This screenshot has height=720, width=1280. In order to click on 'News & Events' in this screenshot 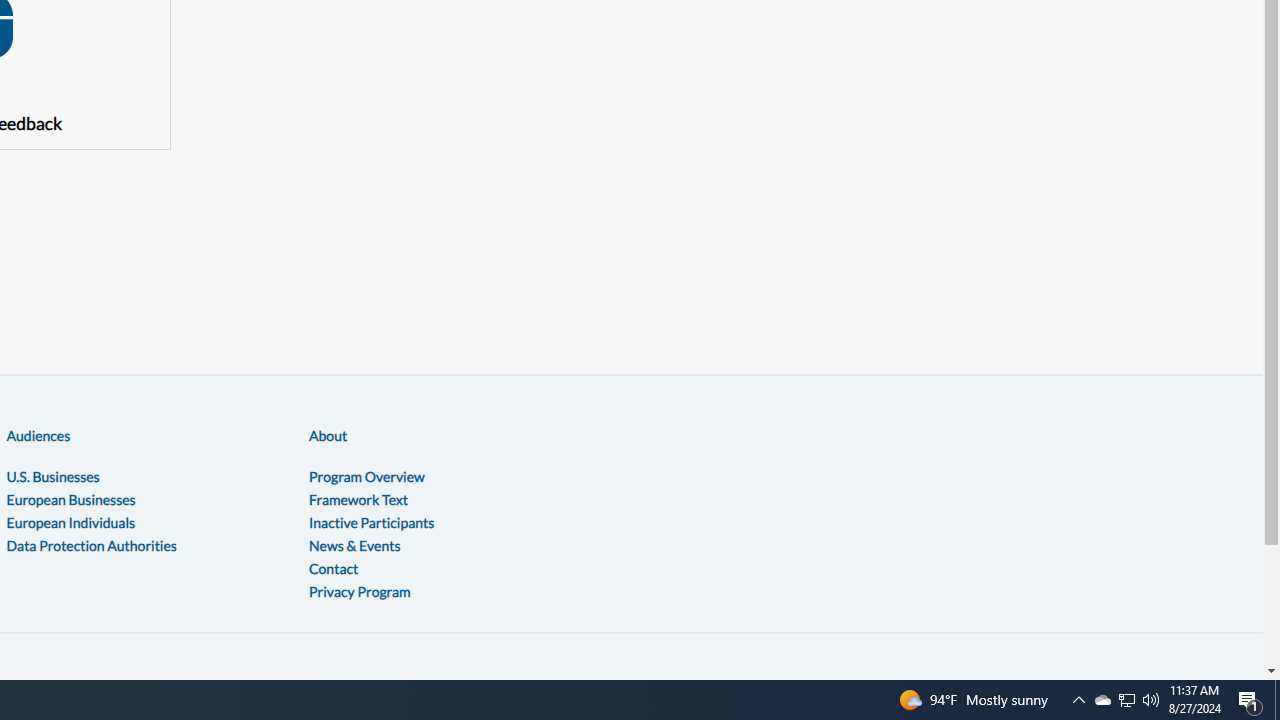, I will do `click(354, 544)`.